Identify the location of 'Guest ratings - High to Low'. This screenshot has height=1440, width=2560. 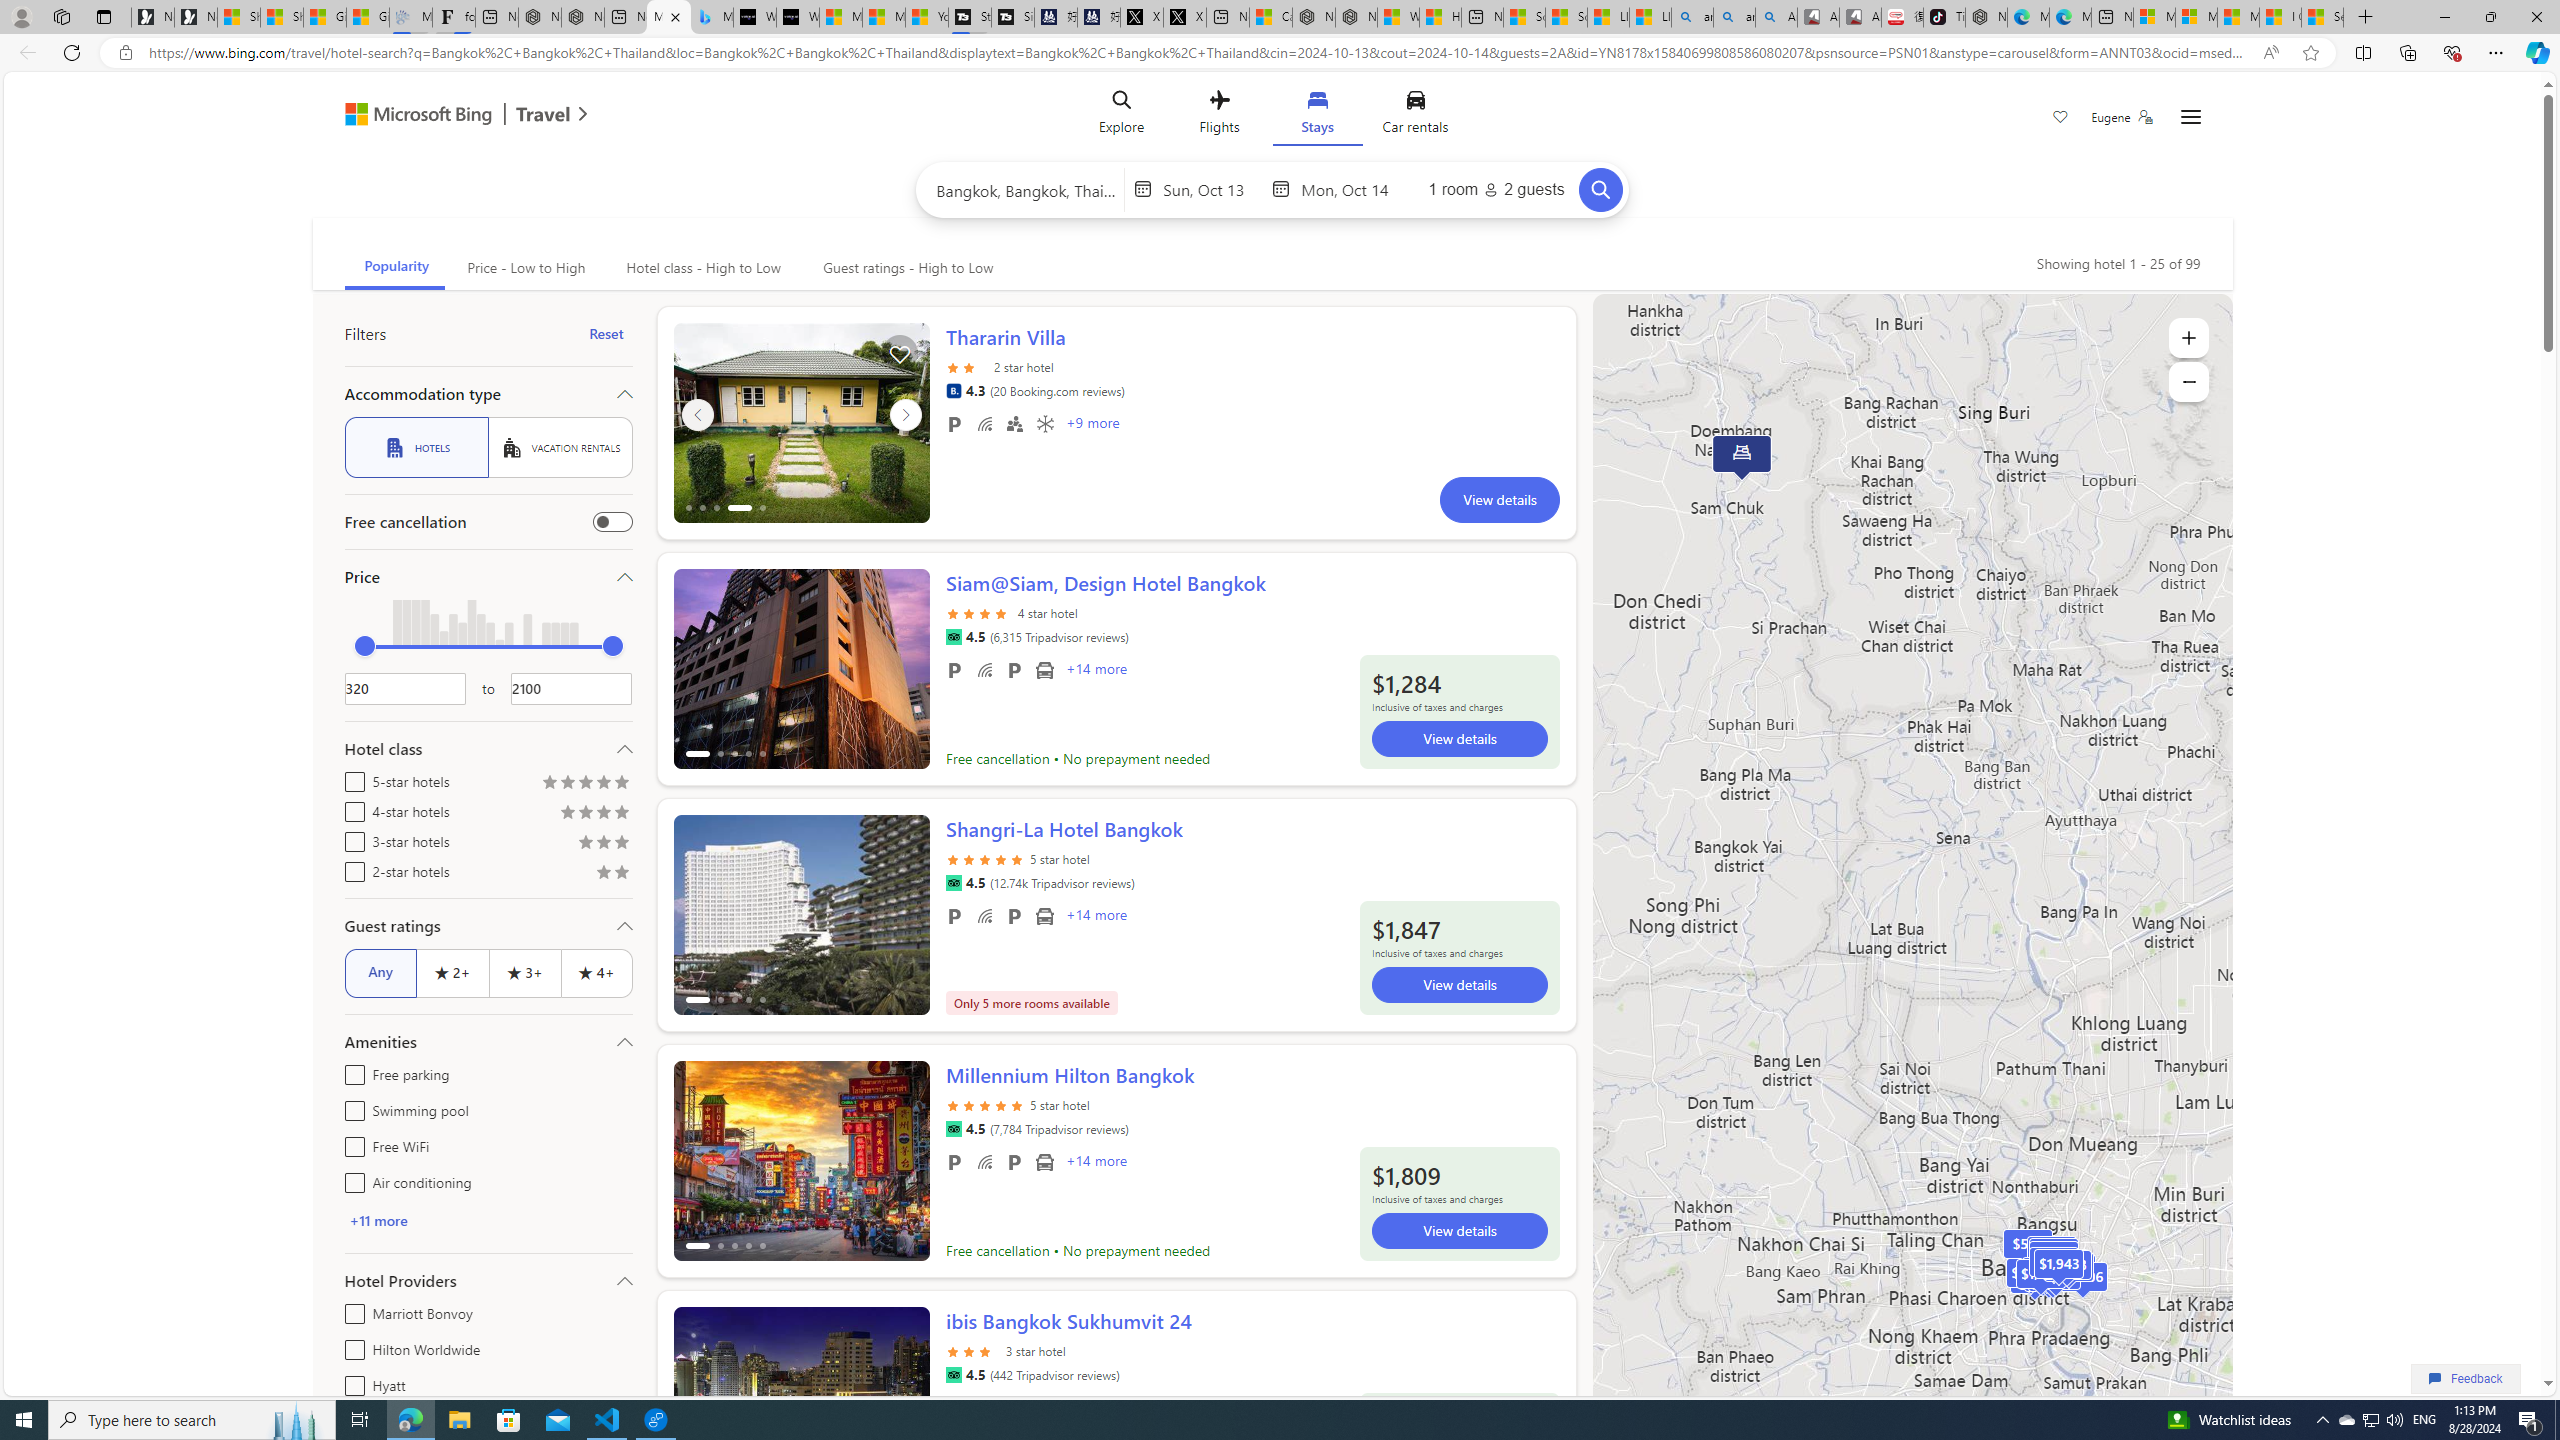
(905, 267).